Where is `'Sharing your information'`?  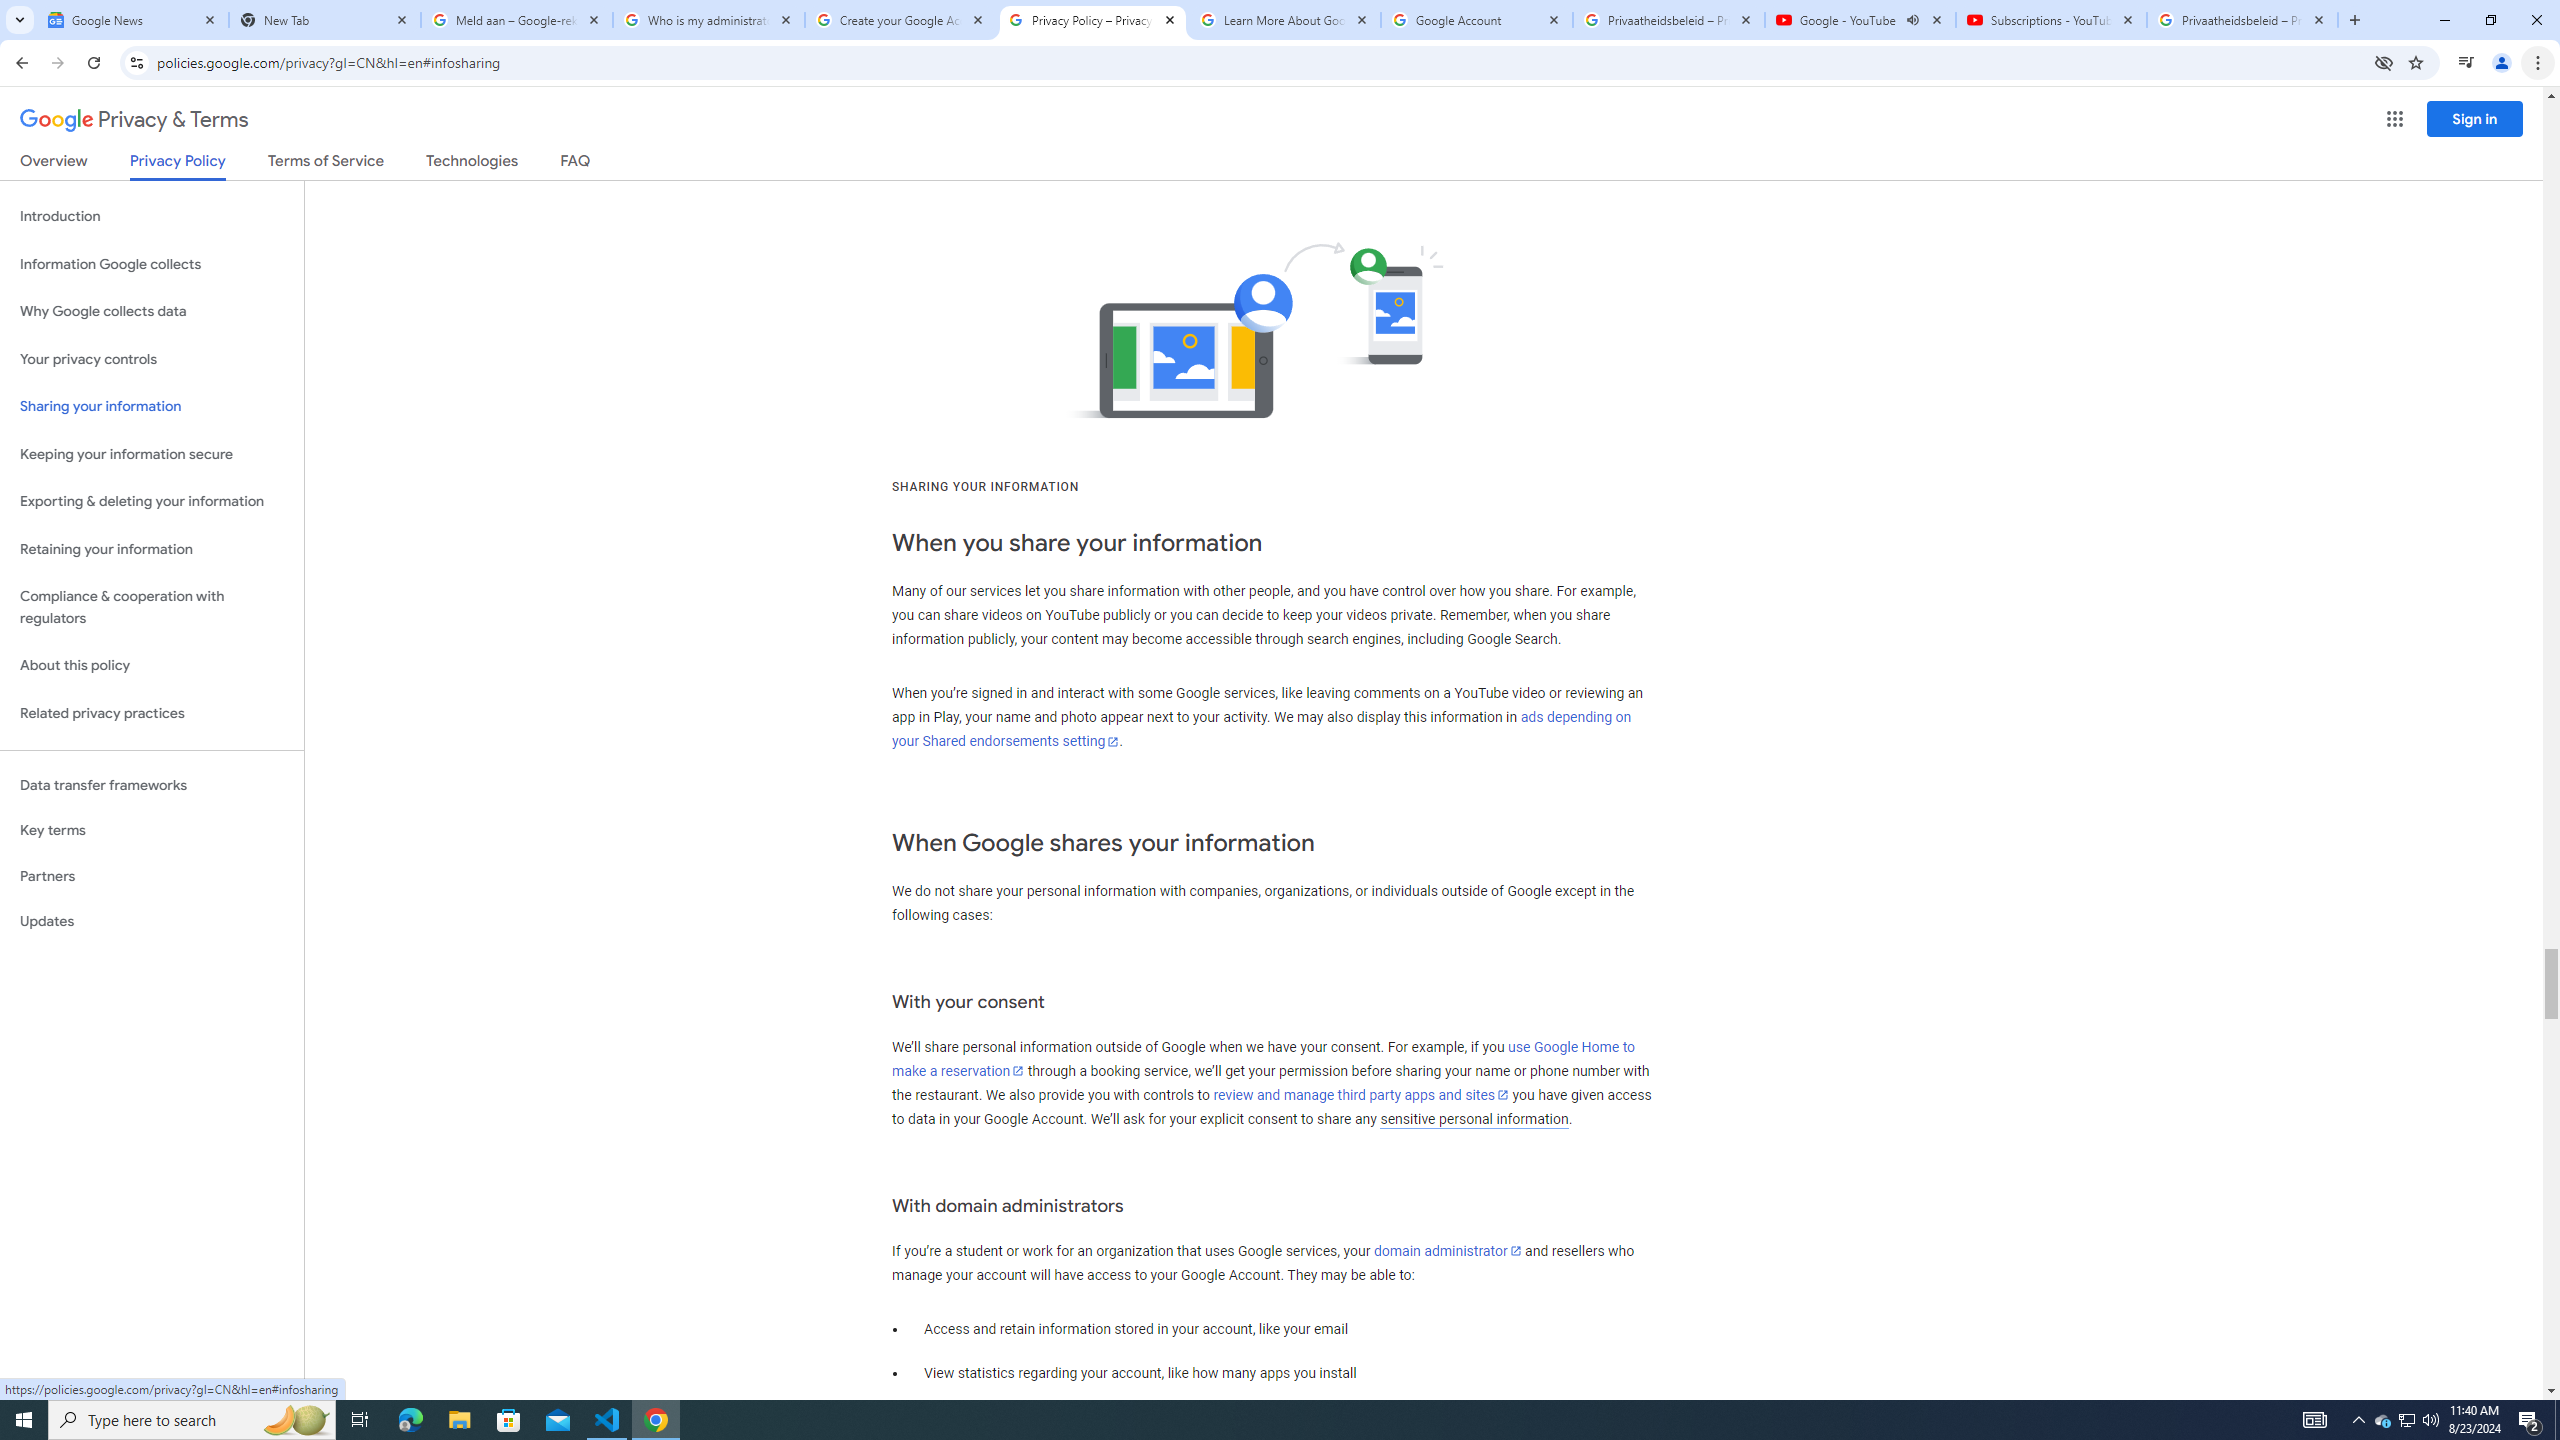 'Sharing your information' is located at coordinates (151, 405).